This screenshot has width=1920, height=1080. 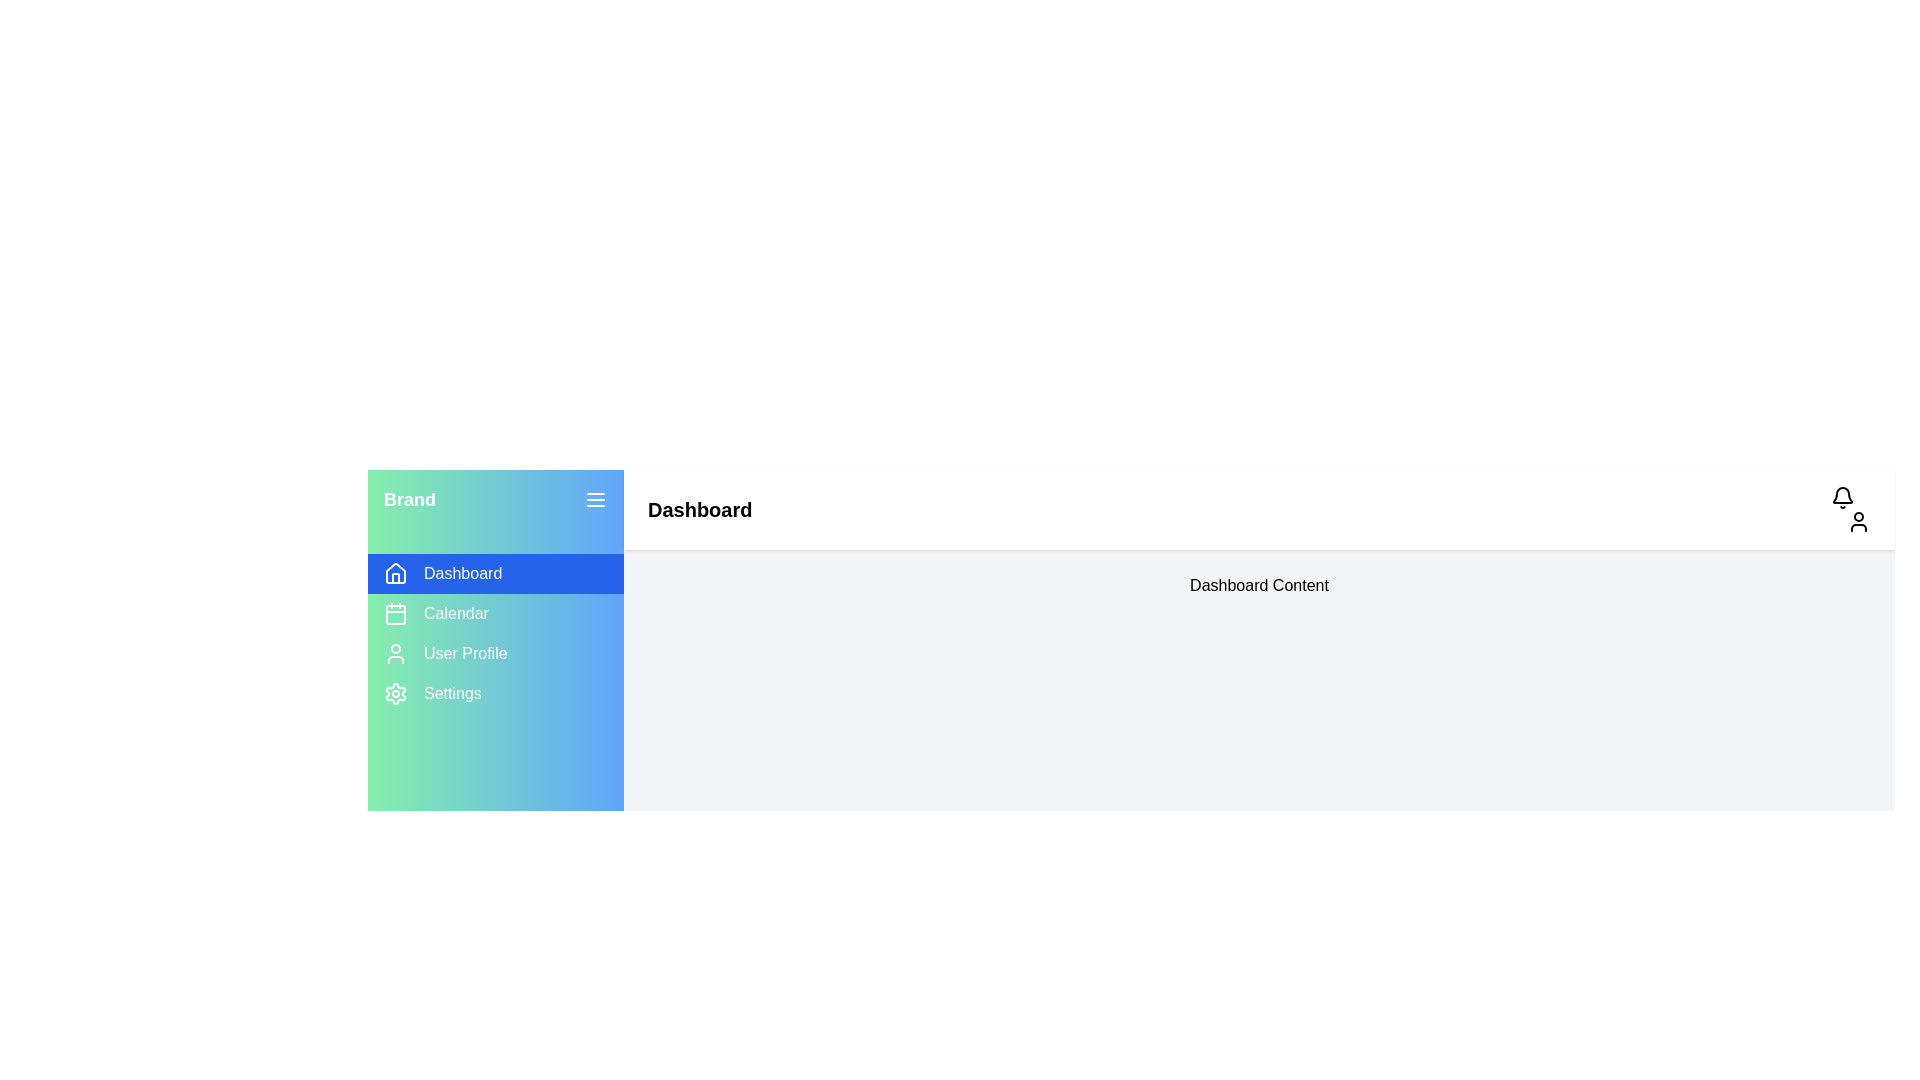 I want to click on the 'Dashboard' button, which is the first option in the vertical navigation menu with a blue background and white text, to trigger the hover effect, so click(x=495, y=574).